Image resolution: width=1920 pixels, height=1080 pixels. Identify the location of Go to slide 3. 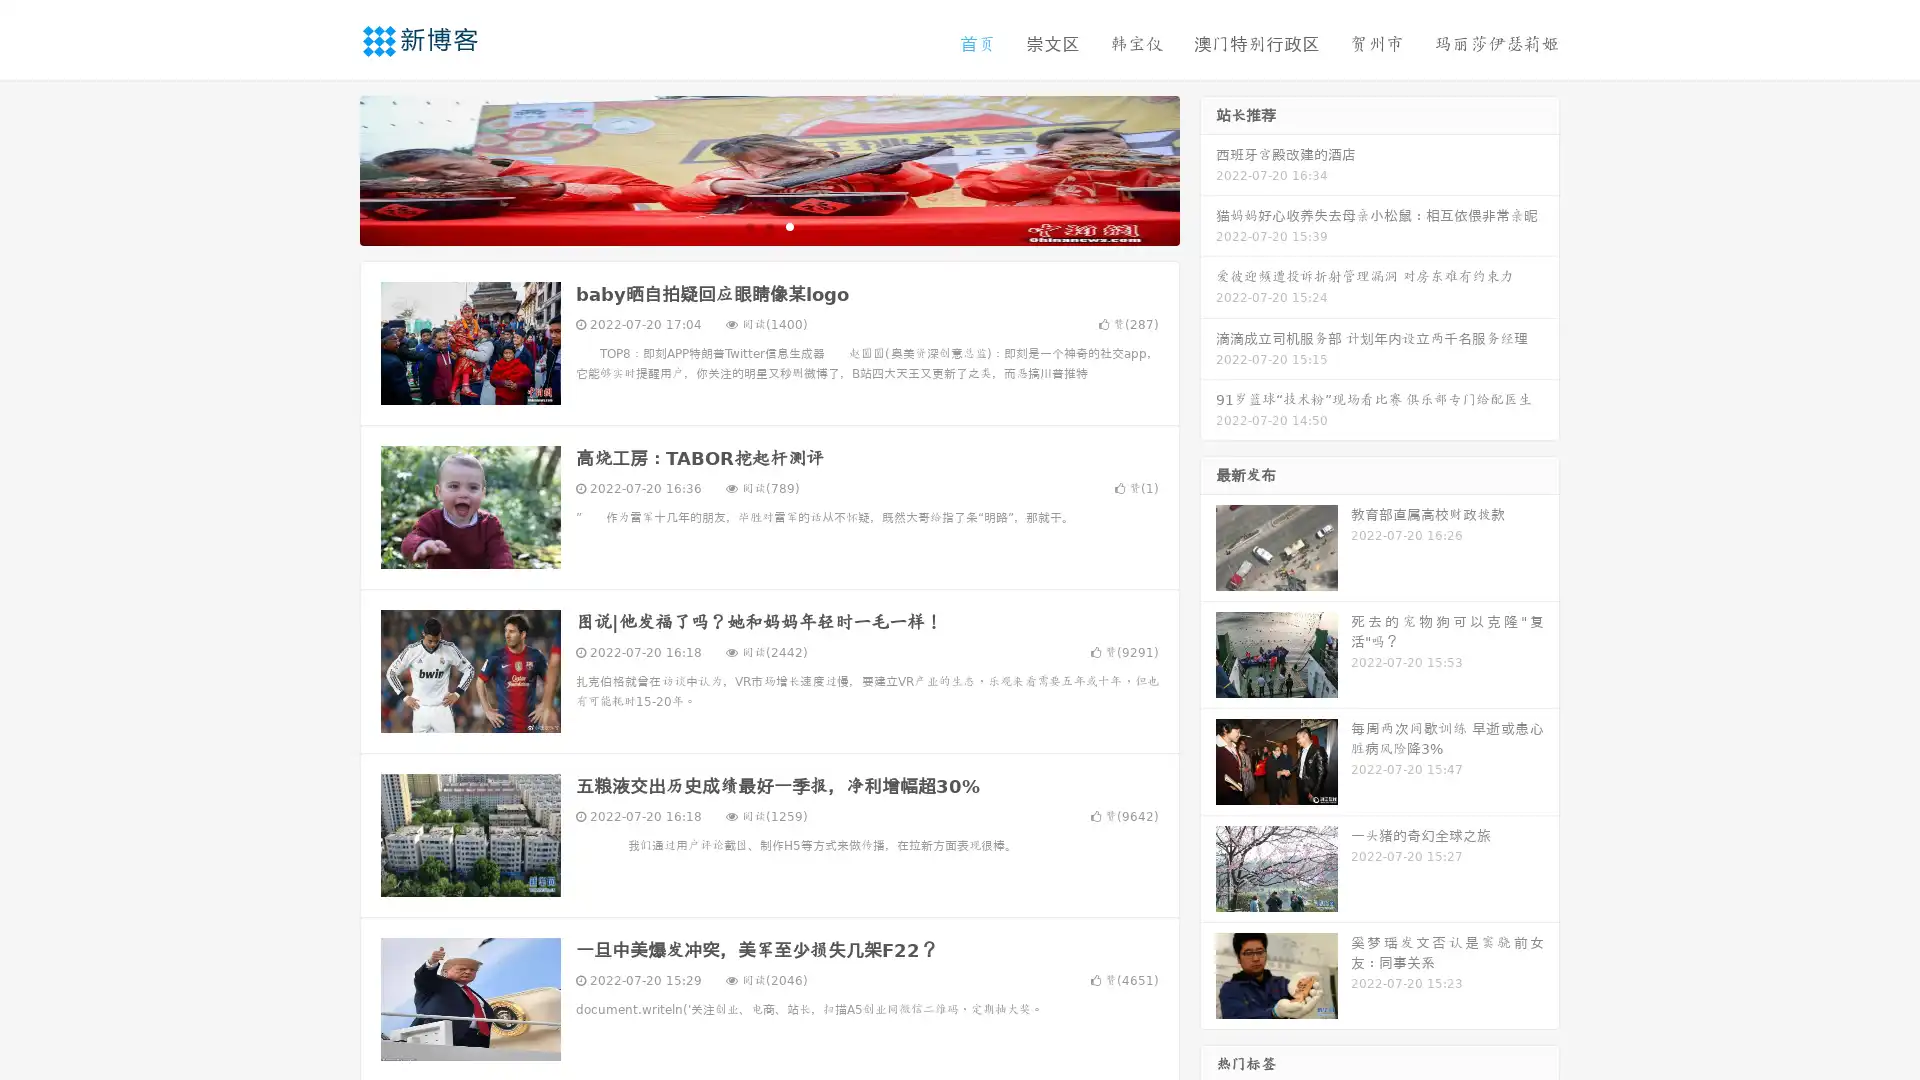
(789, 225).